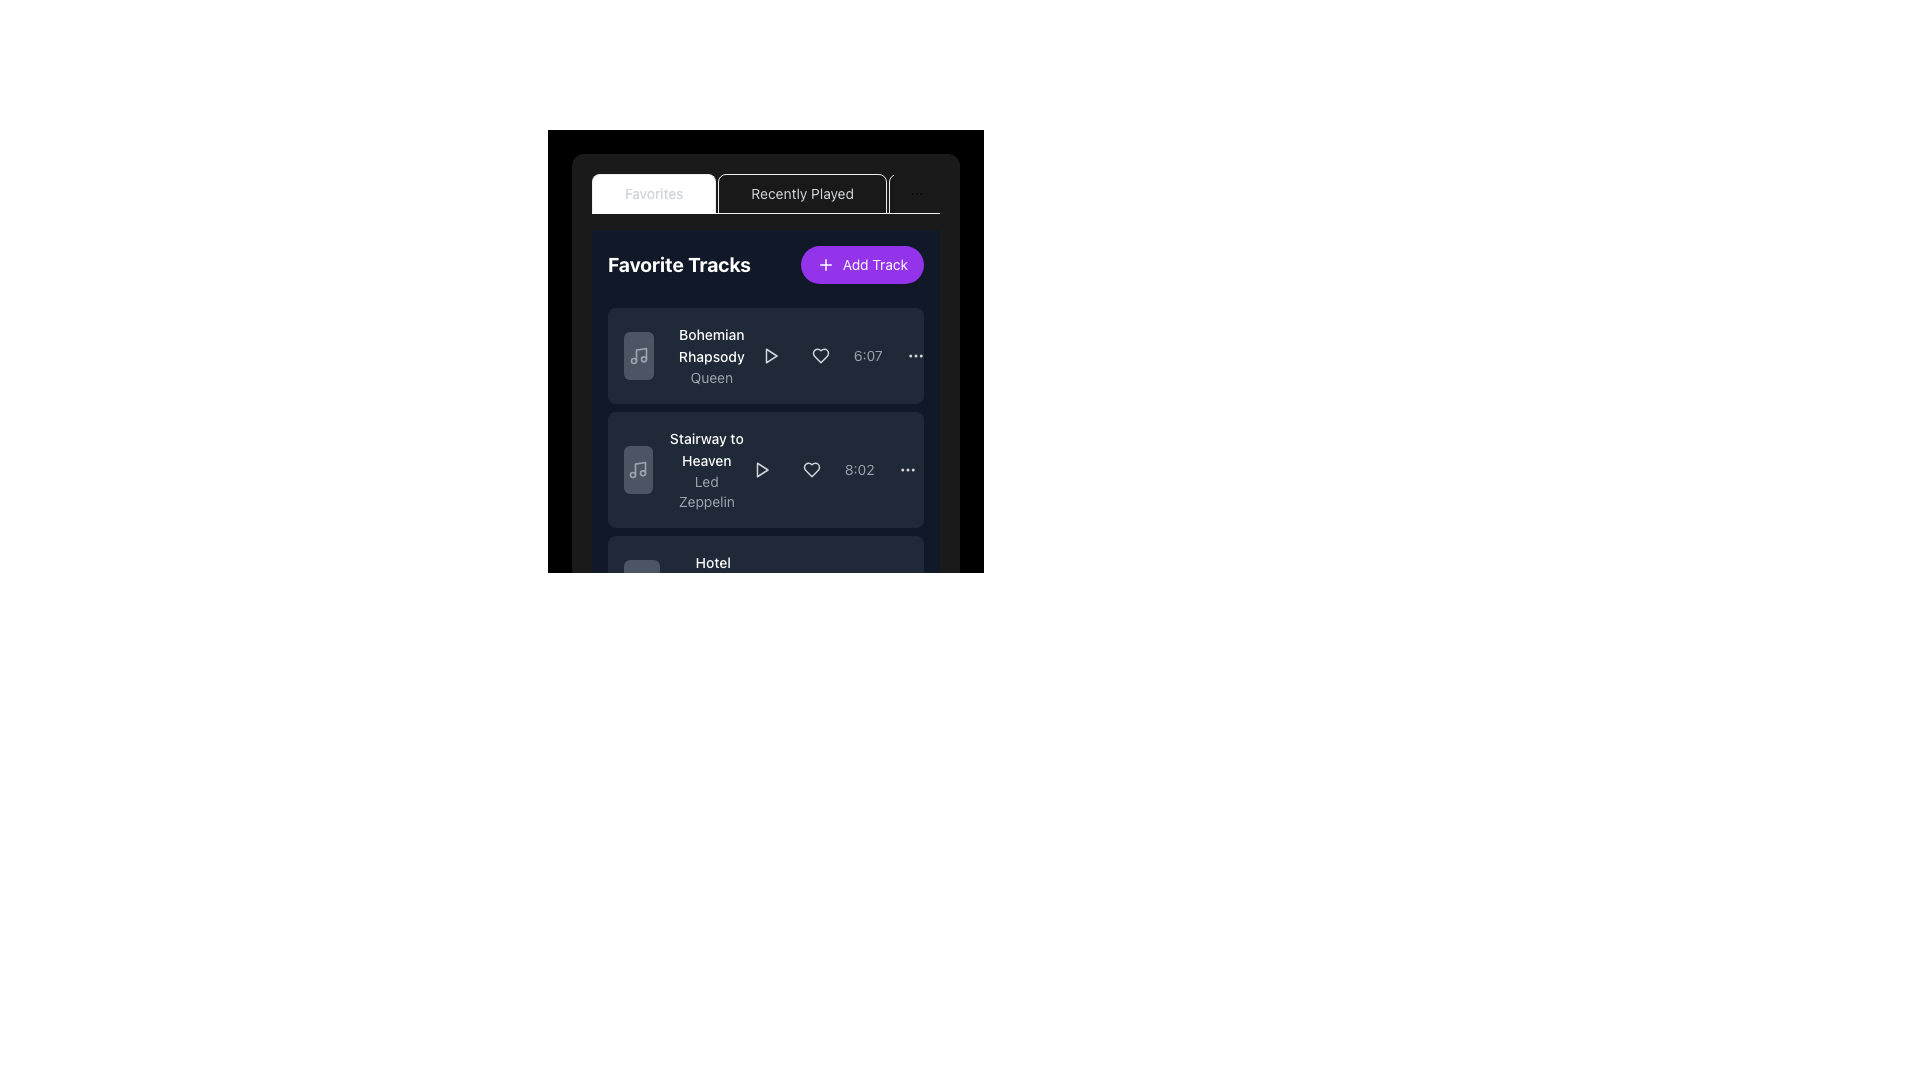 The image size is (1920, 1080). I want to click on the List item representing a specific track in the 'Favorite Tracks' list, located between 'Bohemian Rhapsody' and 'Hotel', so click(684, 470).